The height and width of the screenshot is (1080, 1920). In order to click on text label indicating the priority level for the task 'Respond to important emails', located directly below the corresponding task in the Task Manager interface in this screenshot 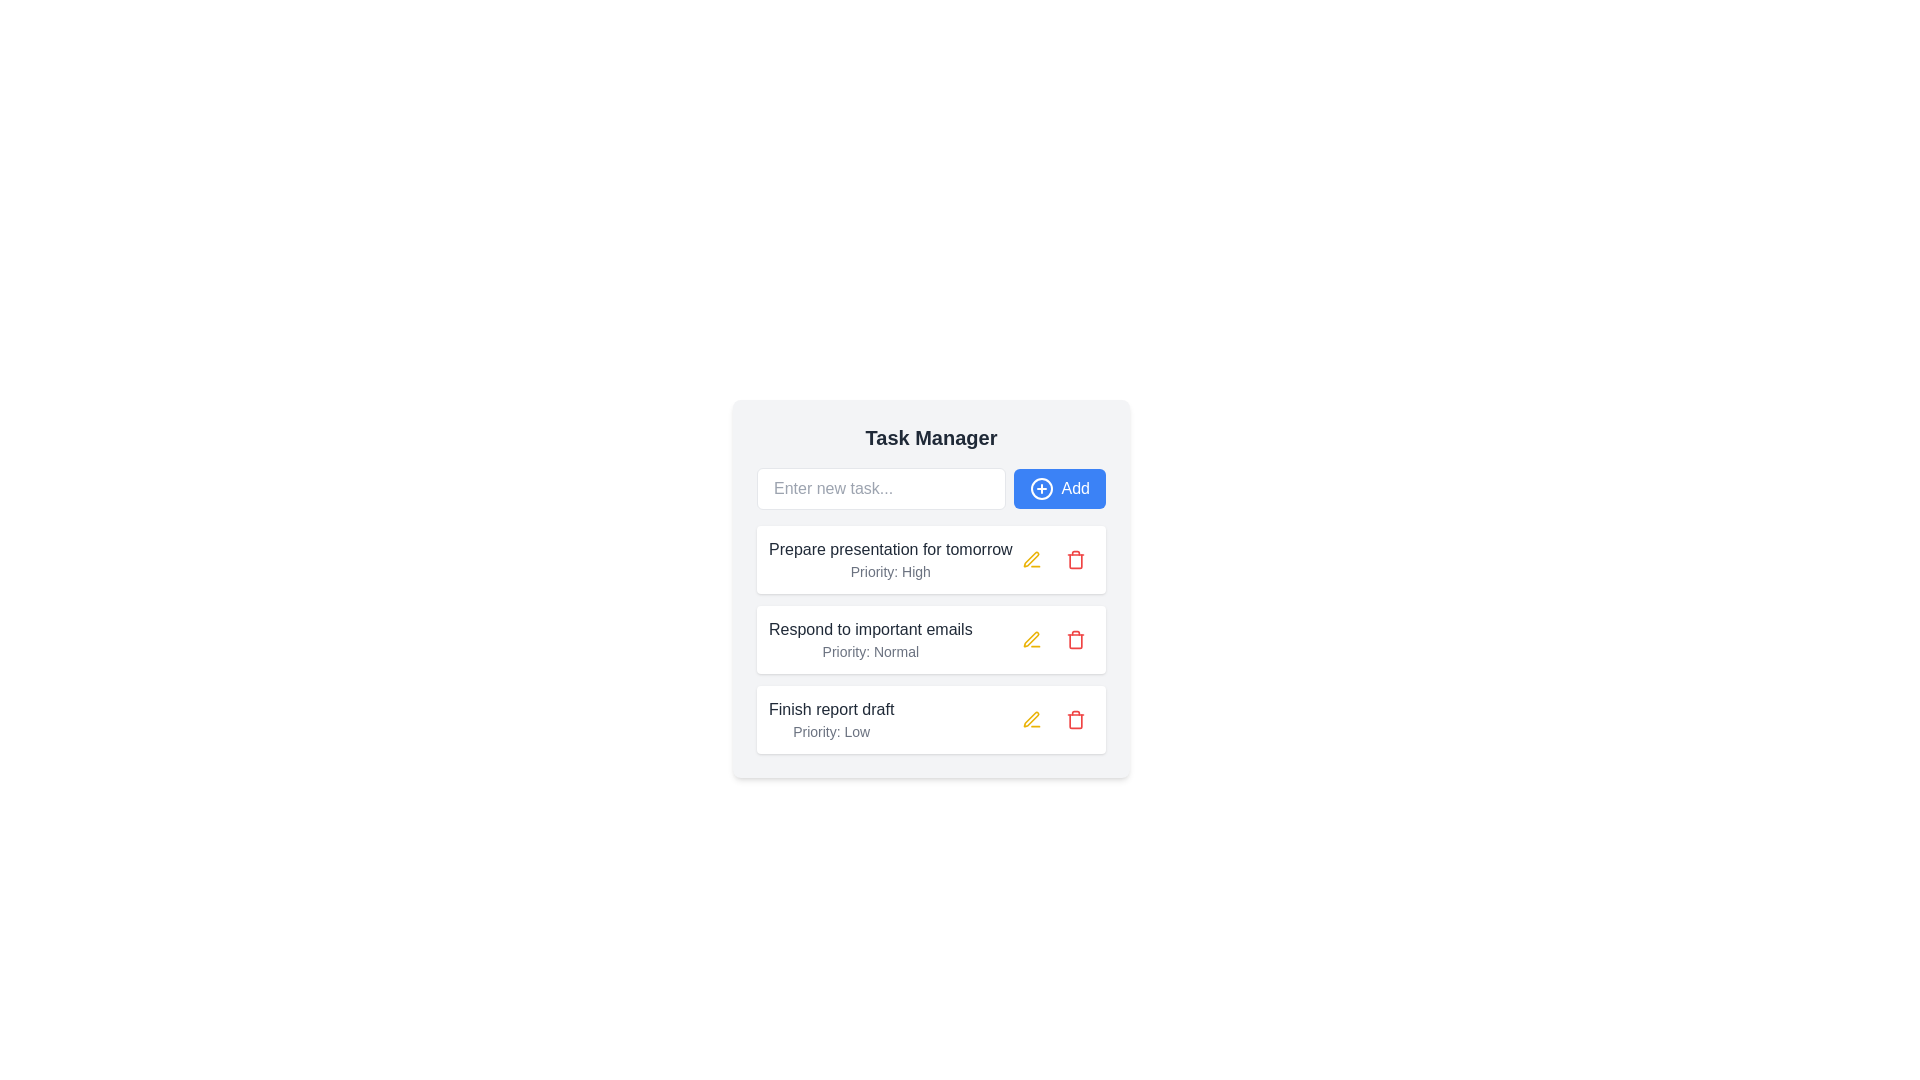, I will do `click(870, 651)`.